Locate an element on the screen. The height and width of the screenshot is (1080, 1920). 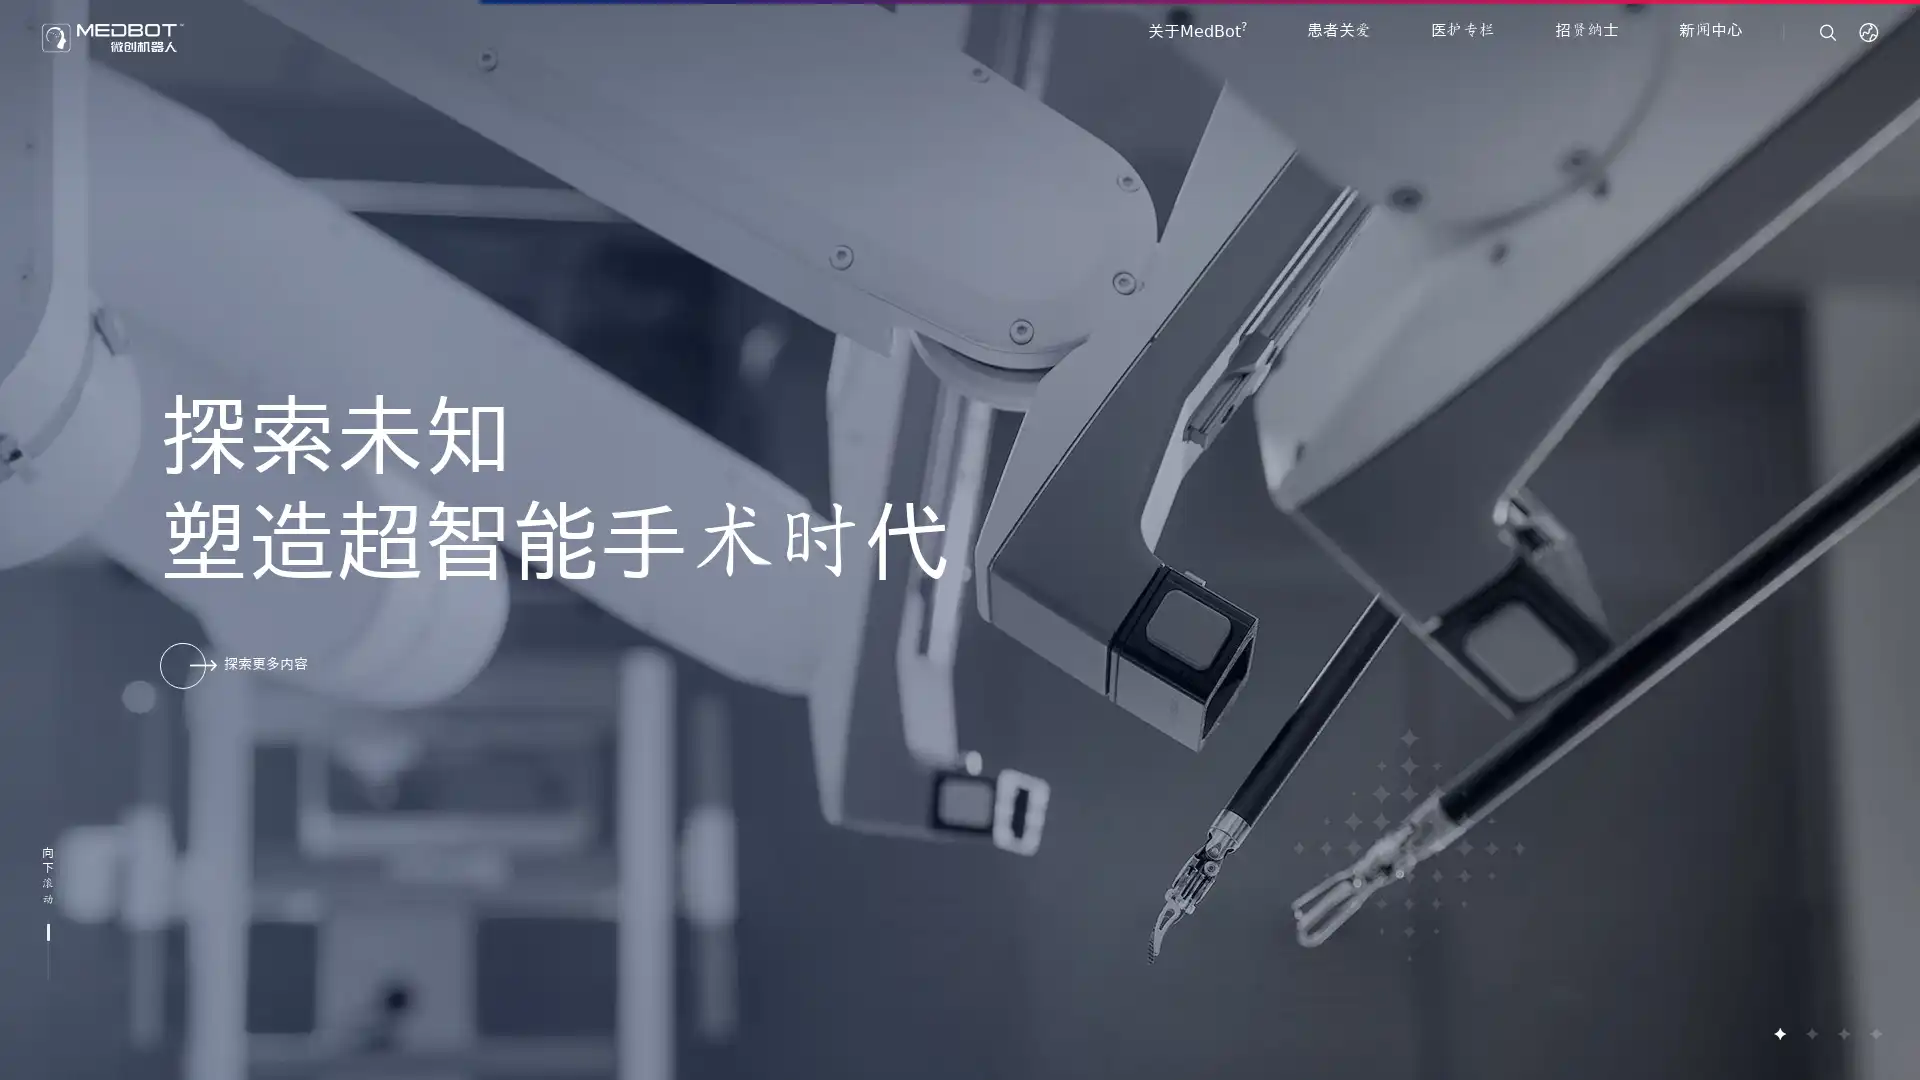
Go to slide 3 is located at coordinates (1842, 1033).